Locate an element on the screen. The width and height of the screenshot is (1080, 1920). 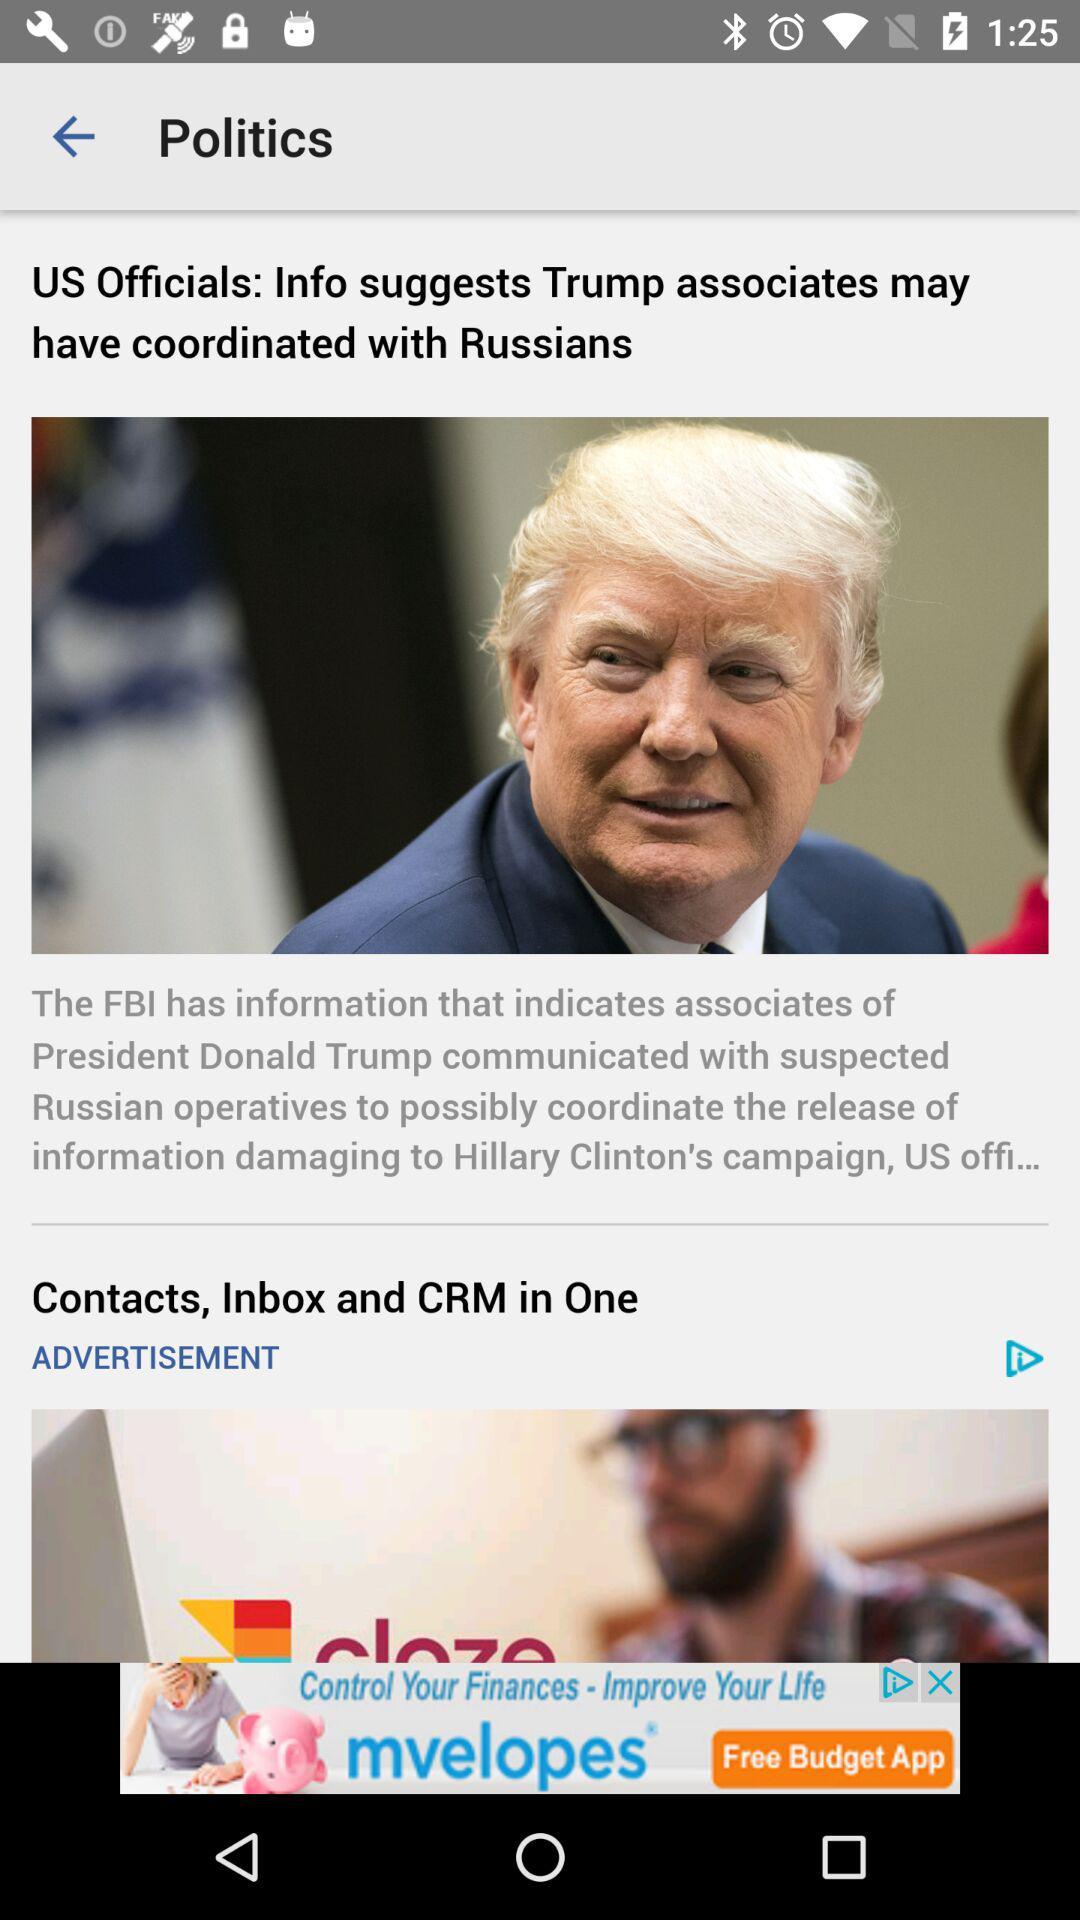
advertisement at bottom is located at coordinates (540, 1727).